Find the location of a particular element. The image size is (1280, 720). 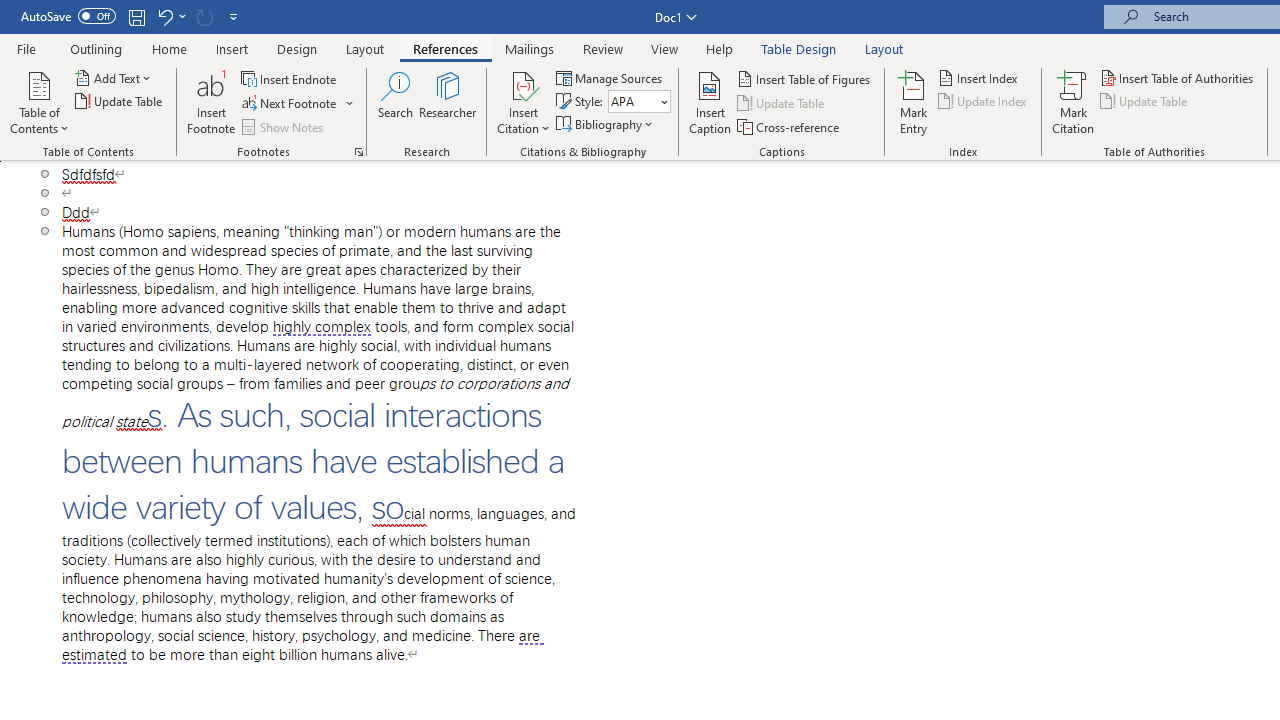

'Next Footnote' is located at coordinates (297, 103).